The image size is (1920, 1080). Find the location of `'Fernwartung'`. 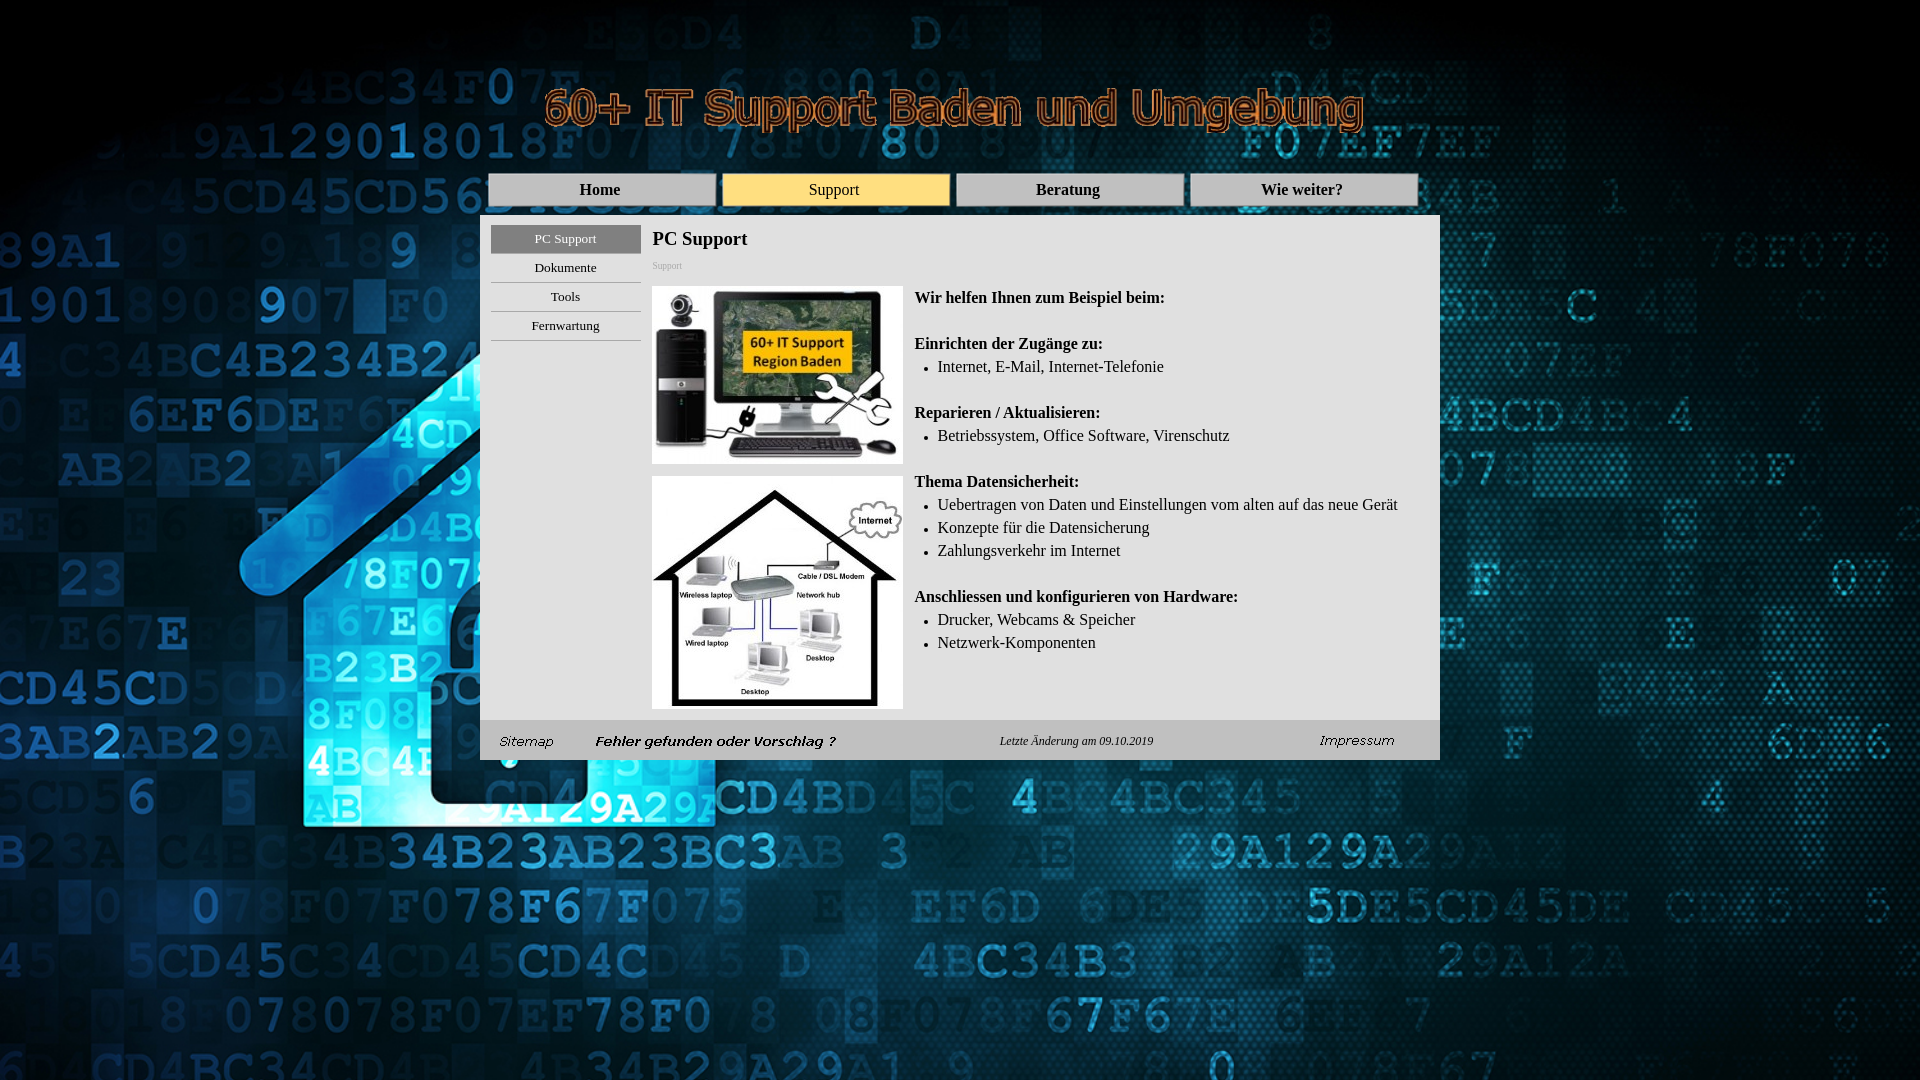

'Fernwartung' is located at coordinates (564, 325).